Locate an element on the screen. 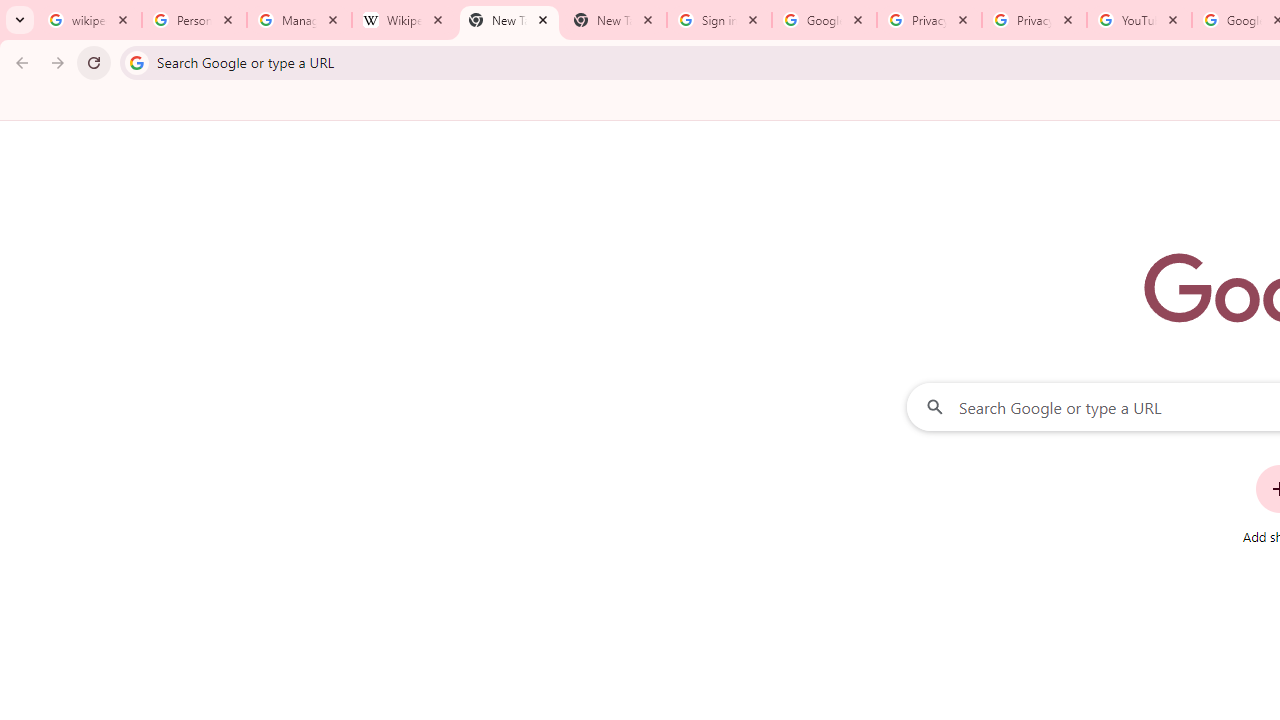  'Sign in - Google Accounts' is located at coordinates (719, 20).